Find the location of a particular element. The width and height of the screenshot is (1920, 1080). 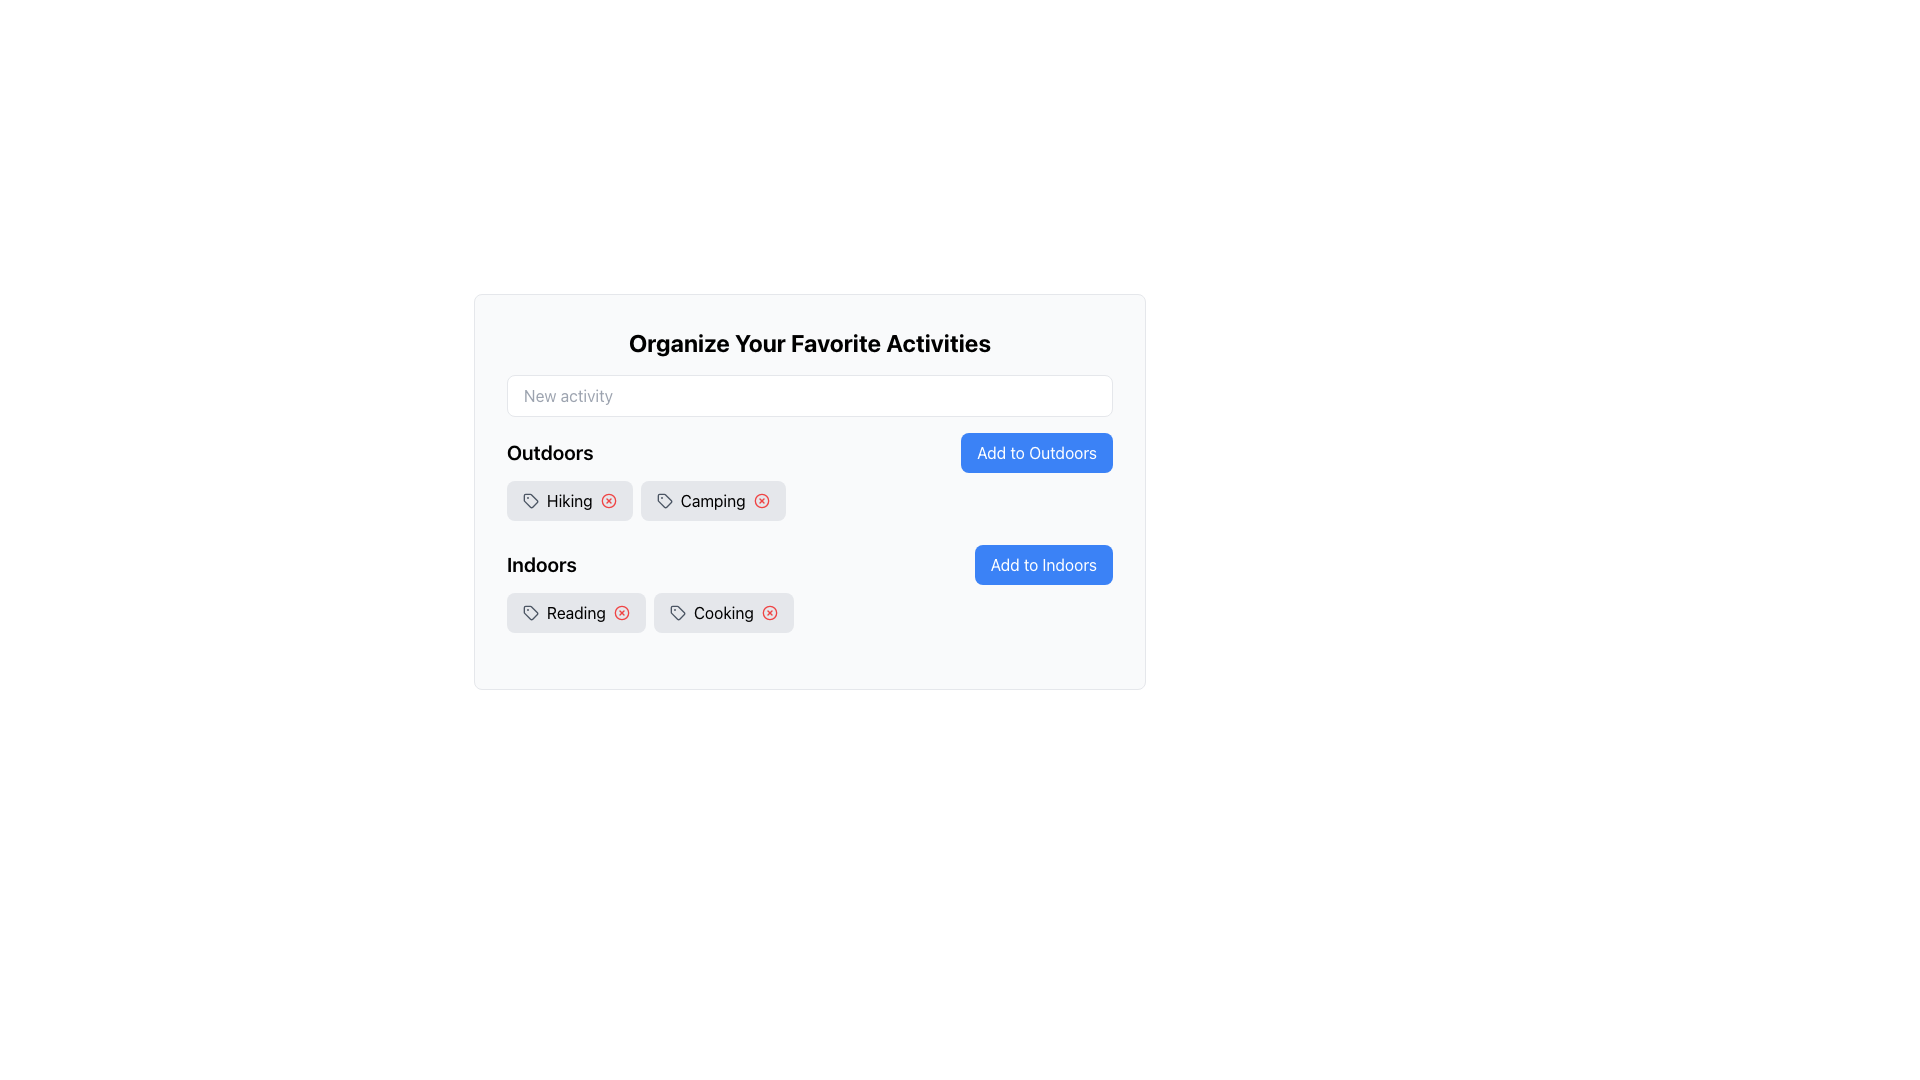

the first interactive tag element labeled 'Reading' located under the 'Indoors' heading, which is positioned to the left of the 'Cooking' tag is located at coordinates (575, 612).